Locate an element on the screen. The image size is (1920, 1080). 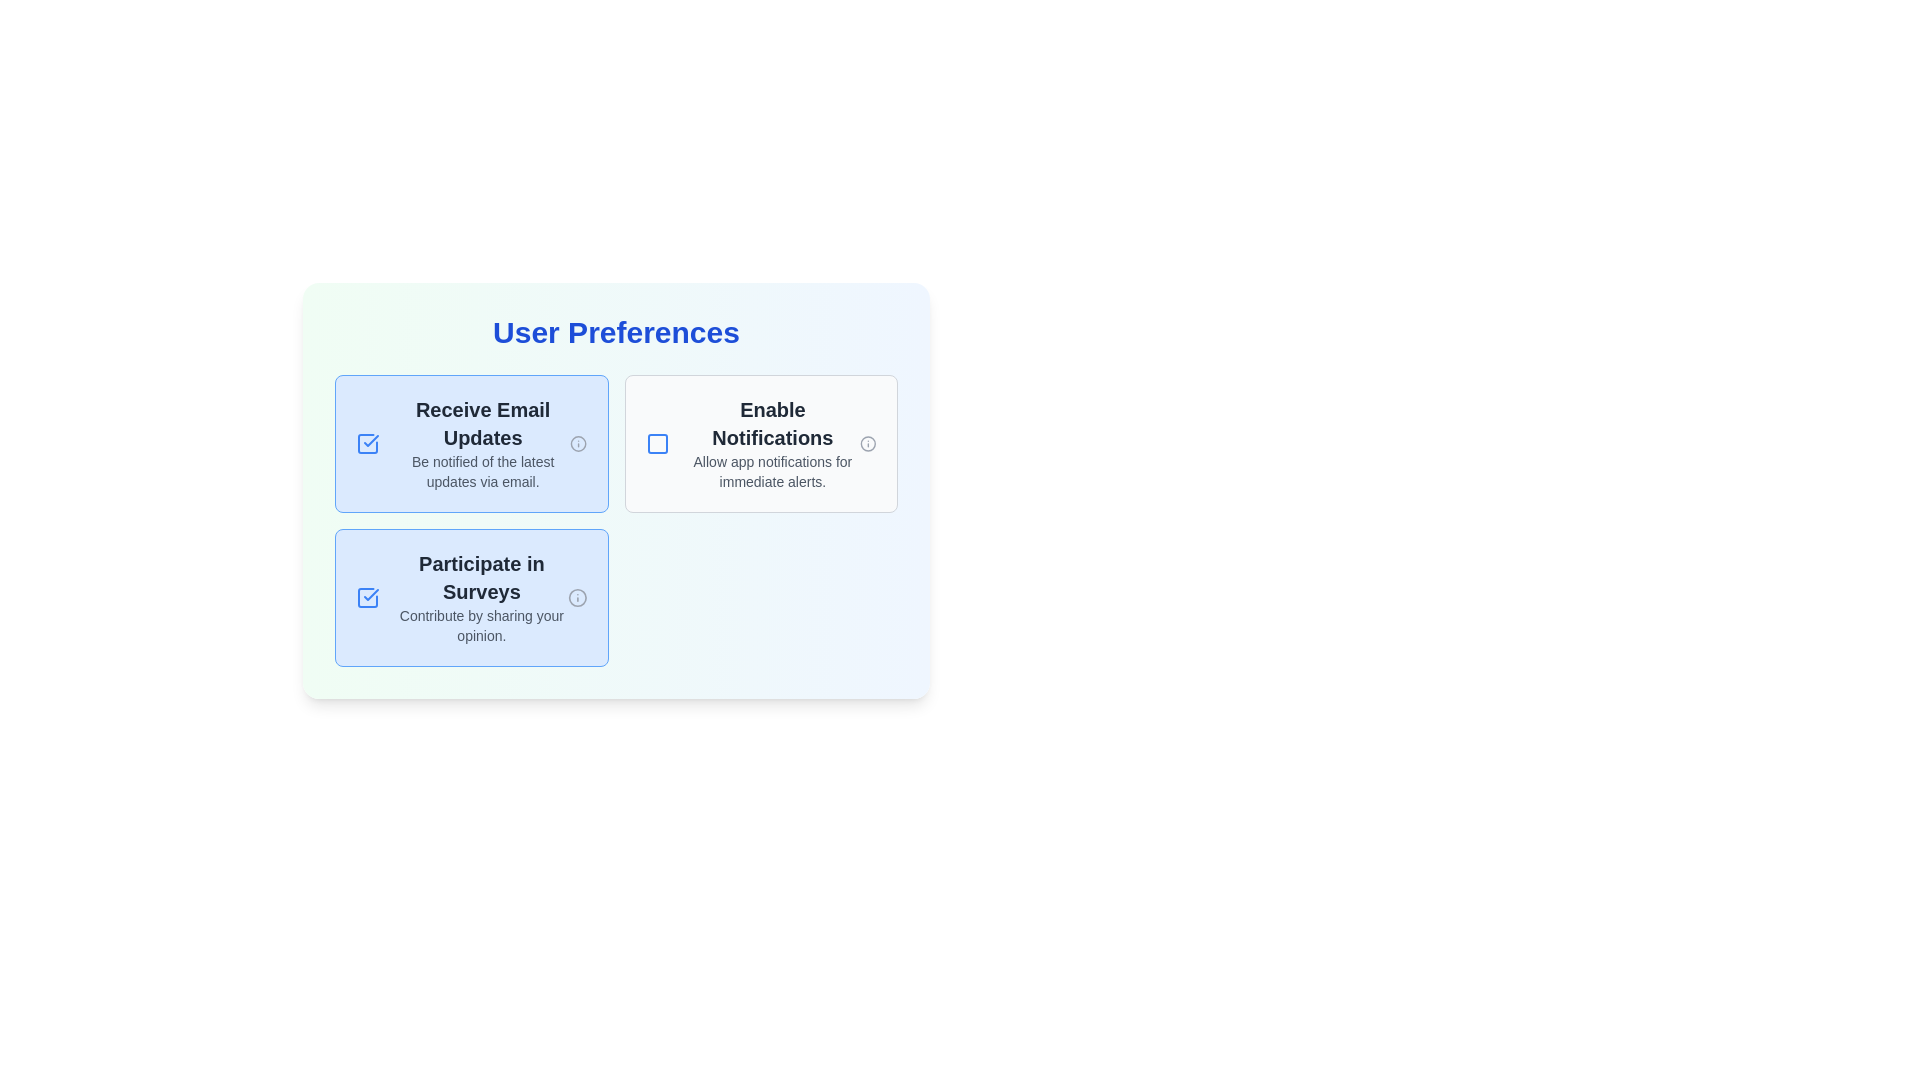
the Informational Panel with Description located in the bottom left quadrant under 'User Preferences', which is the second option in the left column is located at coordinates (481, 596).